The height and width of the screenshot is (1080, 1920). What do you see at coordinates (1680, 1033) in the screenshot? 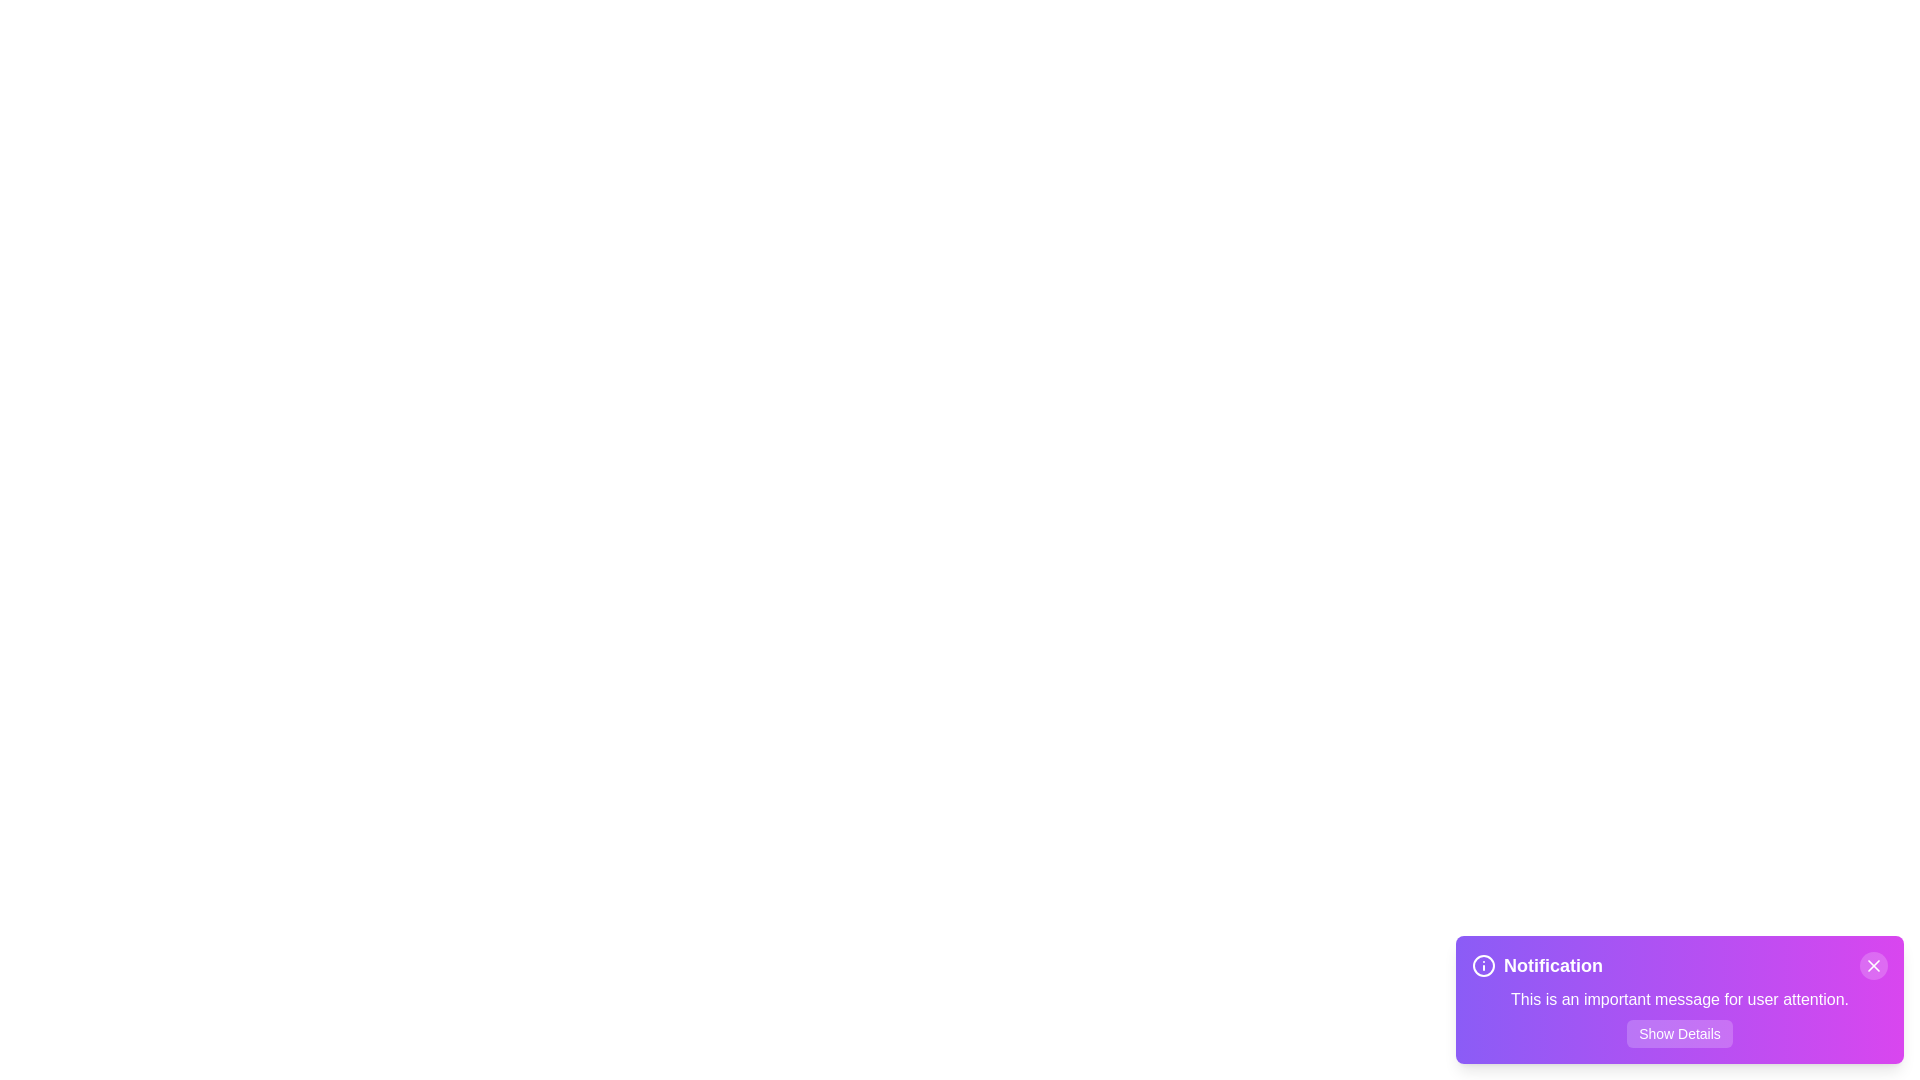
I see `'Show Details' button to reveal additional information` at bounding box center [1680, 1033].